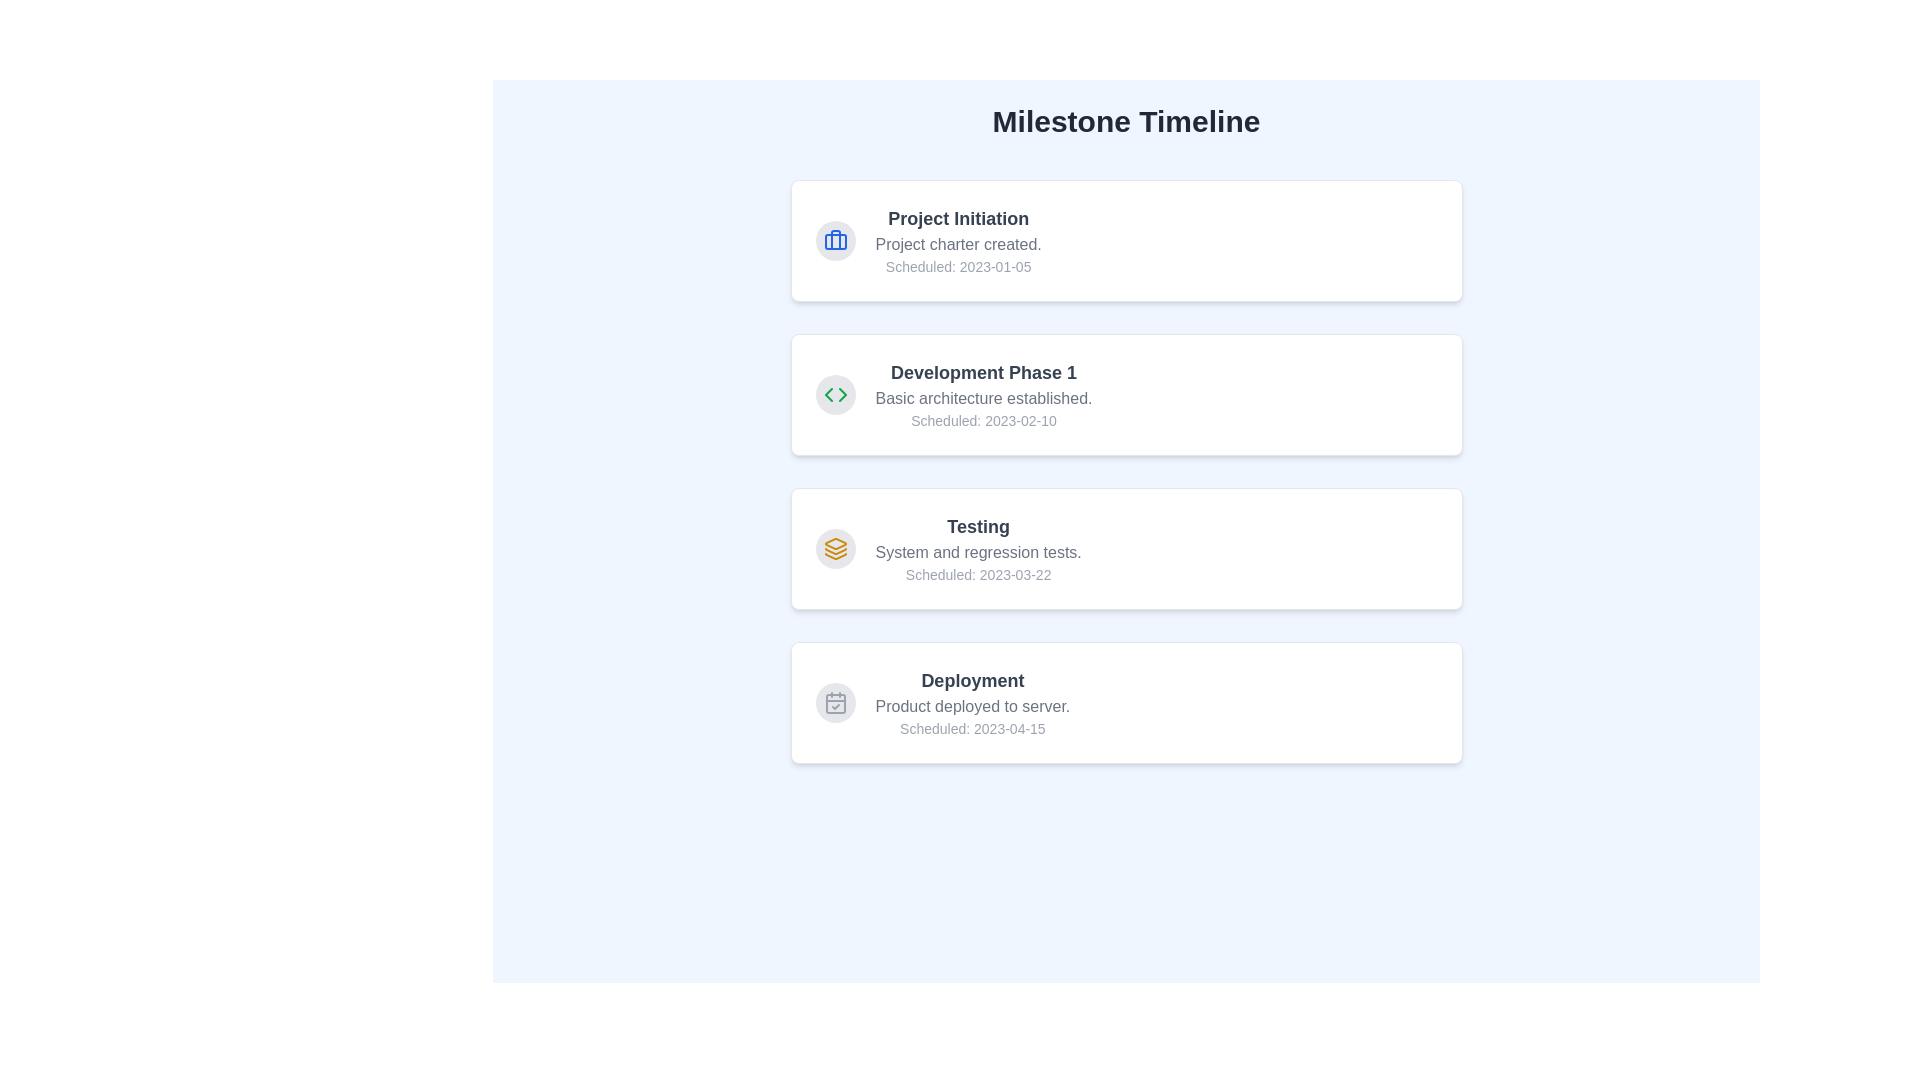  I want to click on the icon representing the development phase task located at the top-left of the 'Development Phase 1' milestone panel, so click(835, 394).